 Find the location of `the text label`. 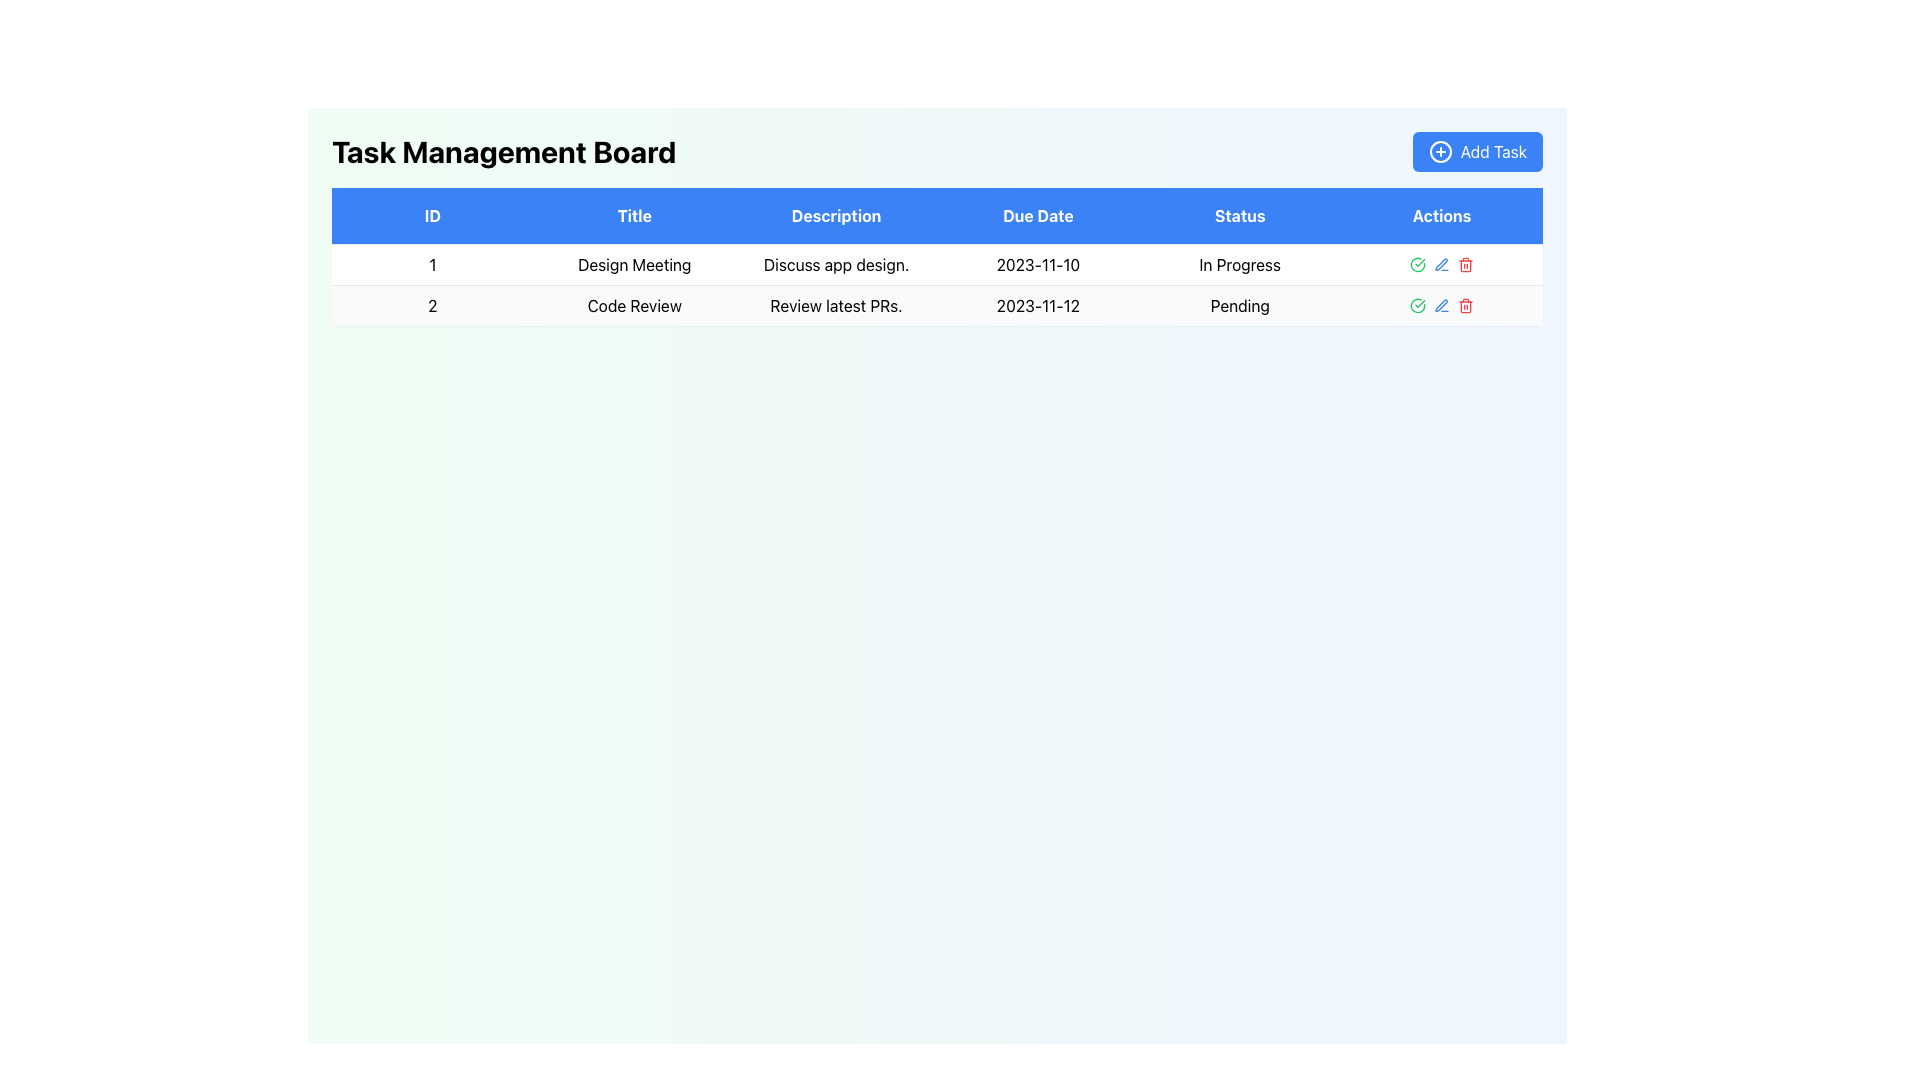

the text label is located at coordinates (633, 264).